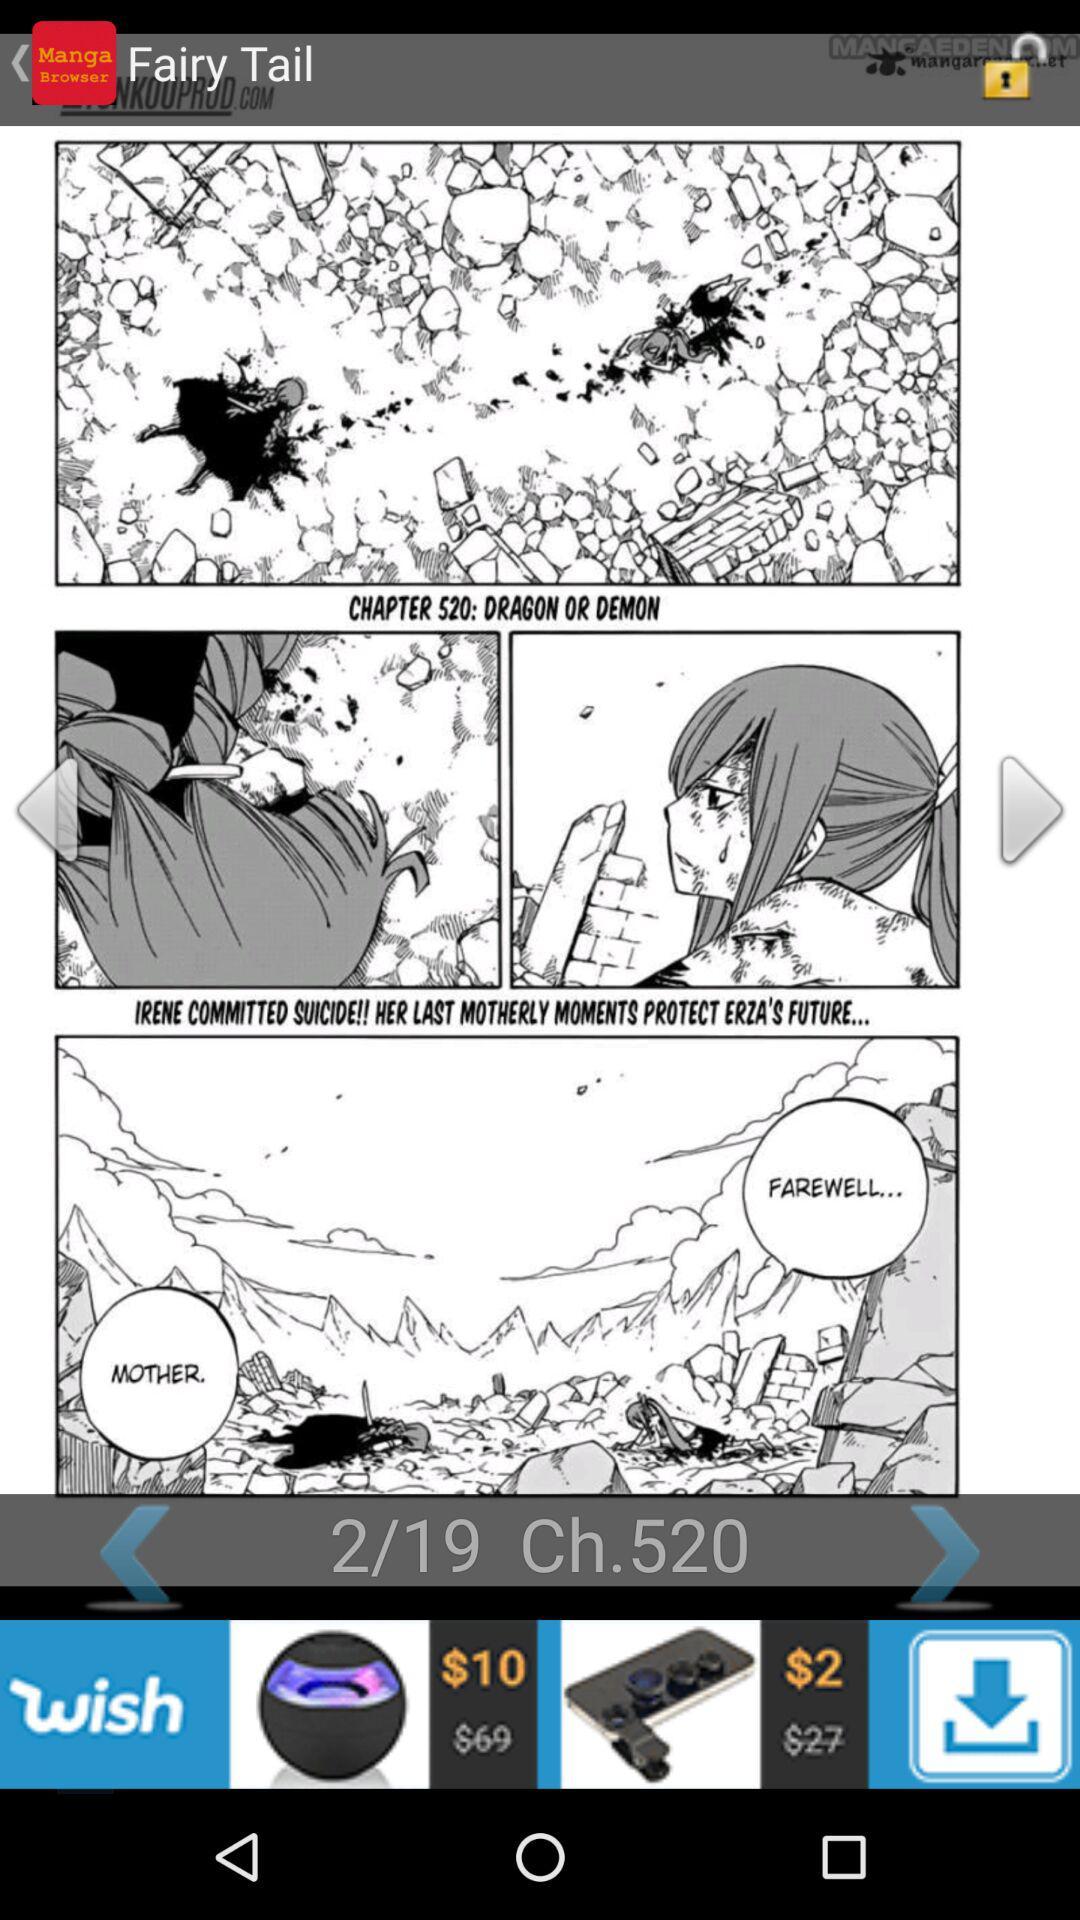 The width and height of the screenshot is (1080, 1920). What do you see at coordinates (1001, 866) in the screenshot?
I see `the play icon` at bounding box center [1001, 866].